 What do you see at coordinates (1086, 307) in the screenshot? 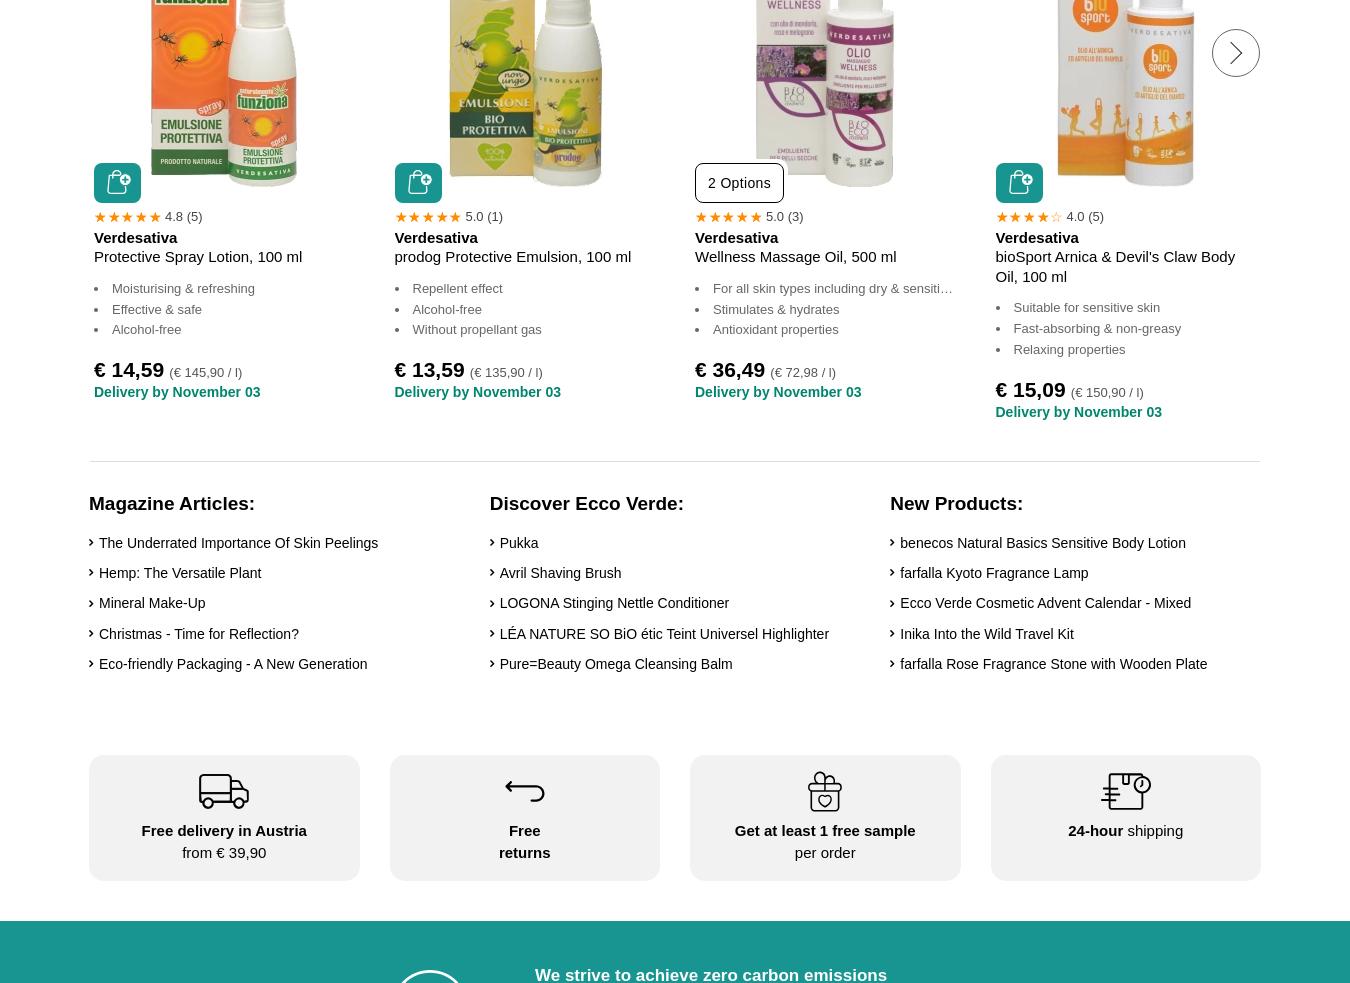
I see `'Suitable for sensitive skin'` at bounding box center [1086, 307].